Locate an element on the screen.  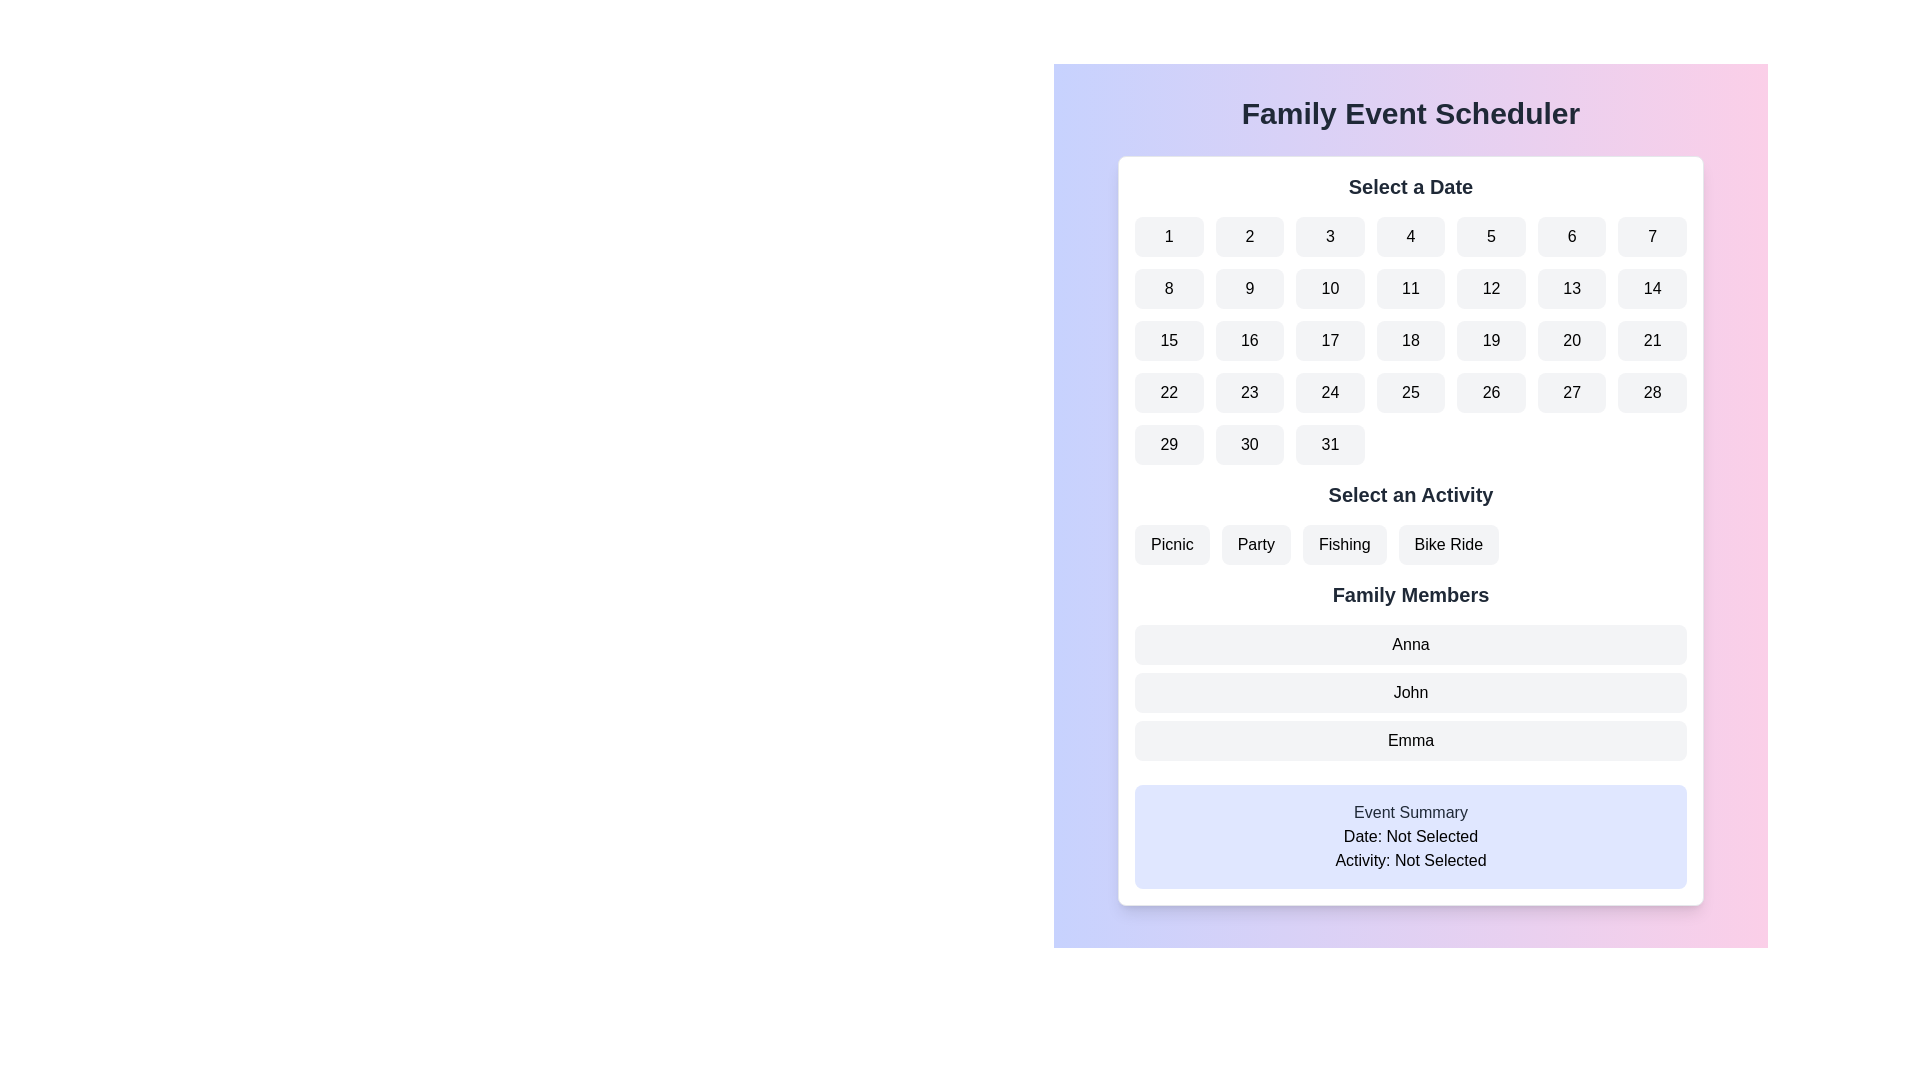
the button labeled '6' in the date picker is located at coordinates (1571, 235).